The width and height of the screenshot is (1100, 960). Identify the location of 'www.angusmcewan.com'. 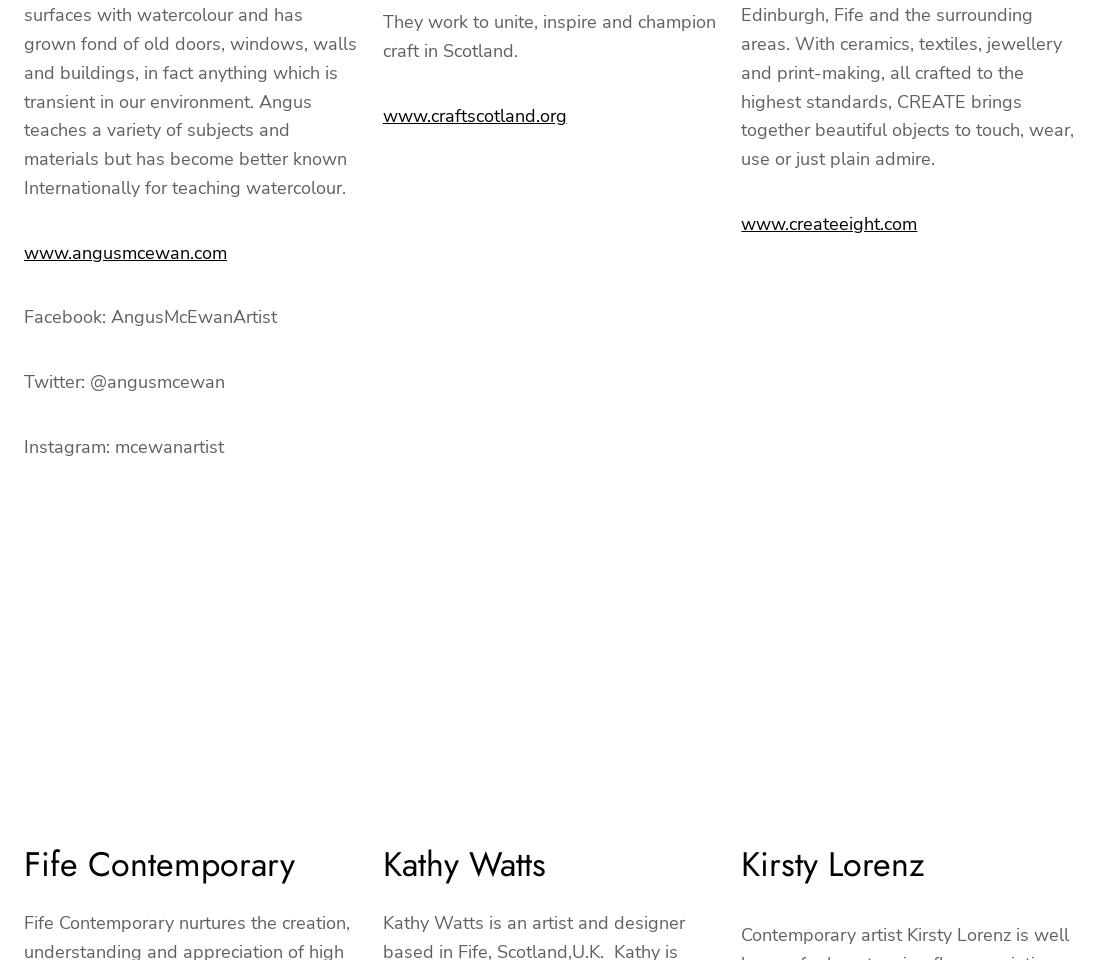
(125, 251).